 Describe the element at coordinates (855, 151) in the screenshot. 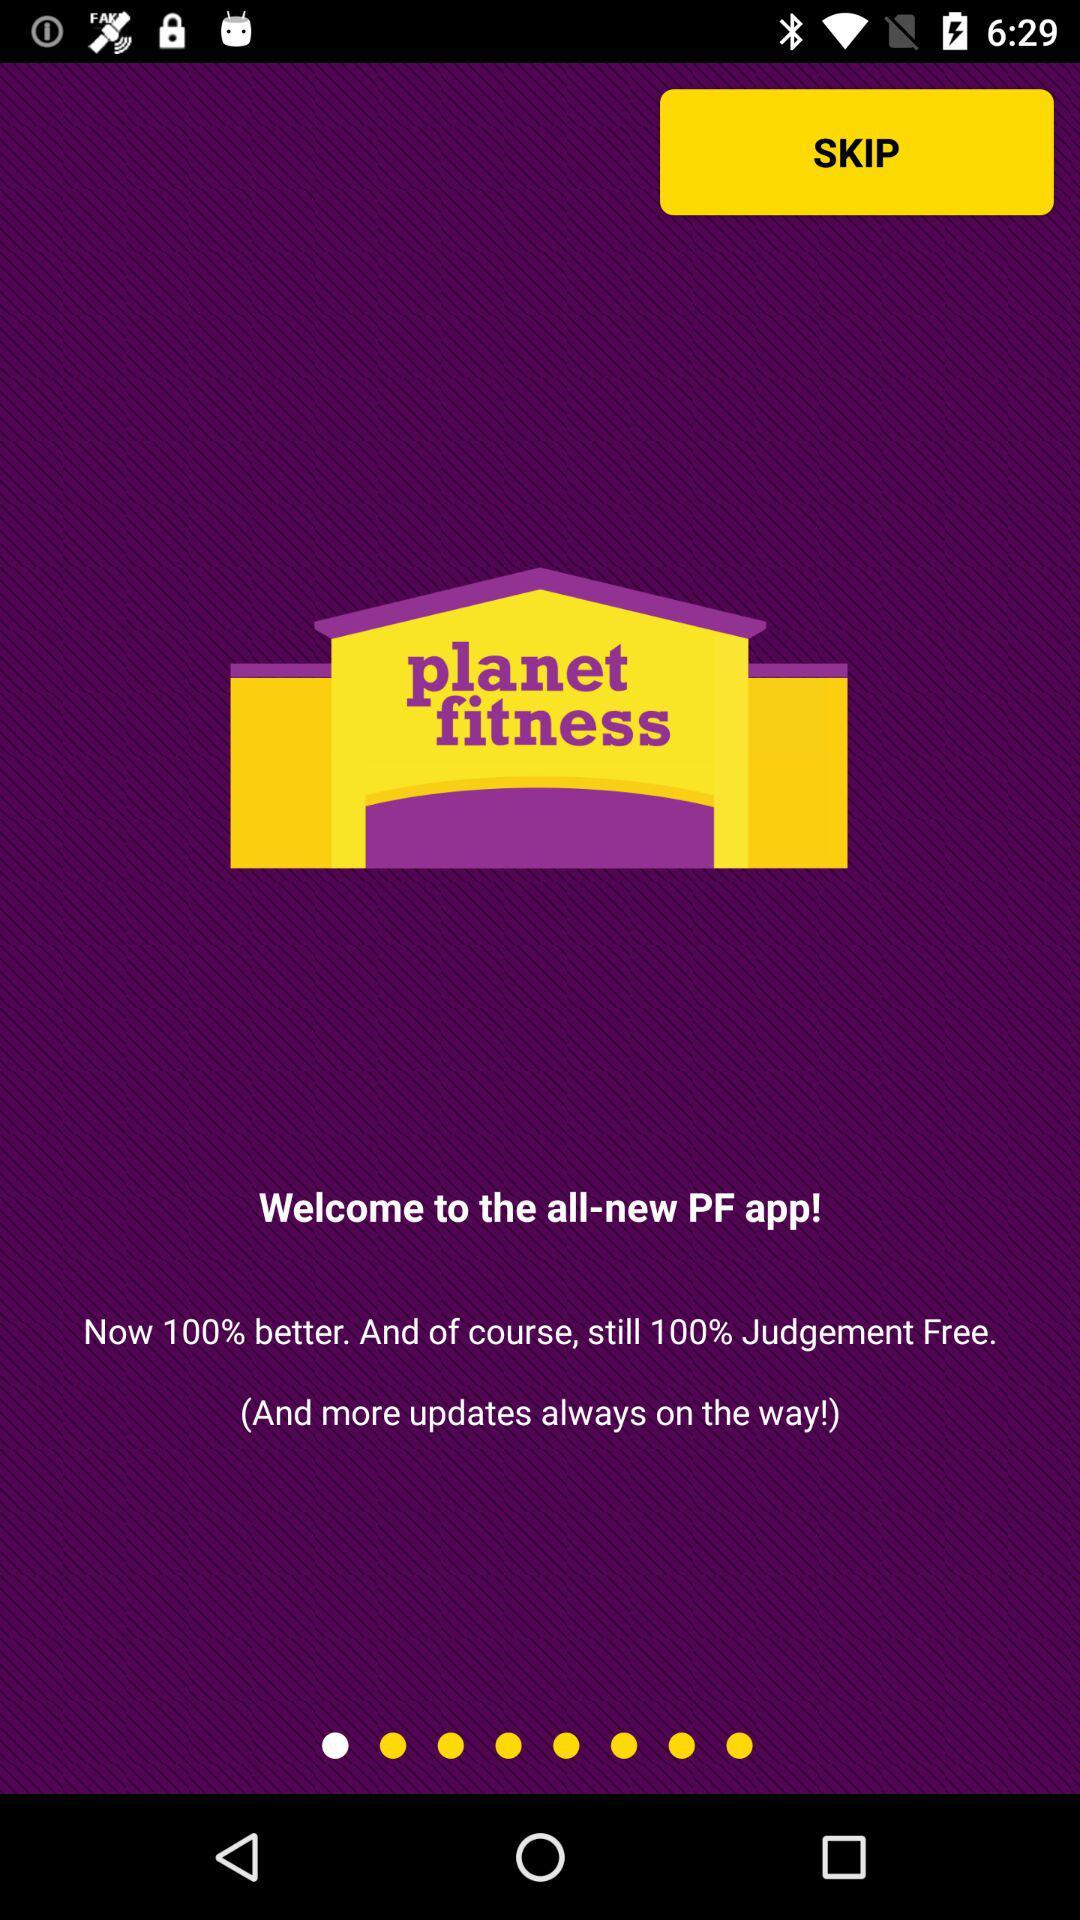

I see `skip icon` at that location.